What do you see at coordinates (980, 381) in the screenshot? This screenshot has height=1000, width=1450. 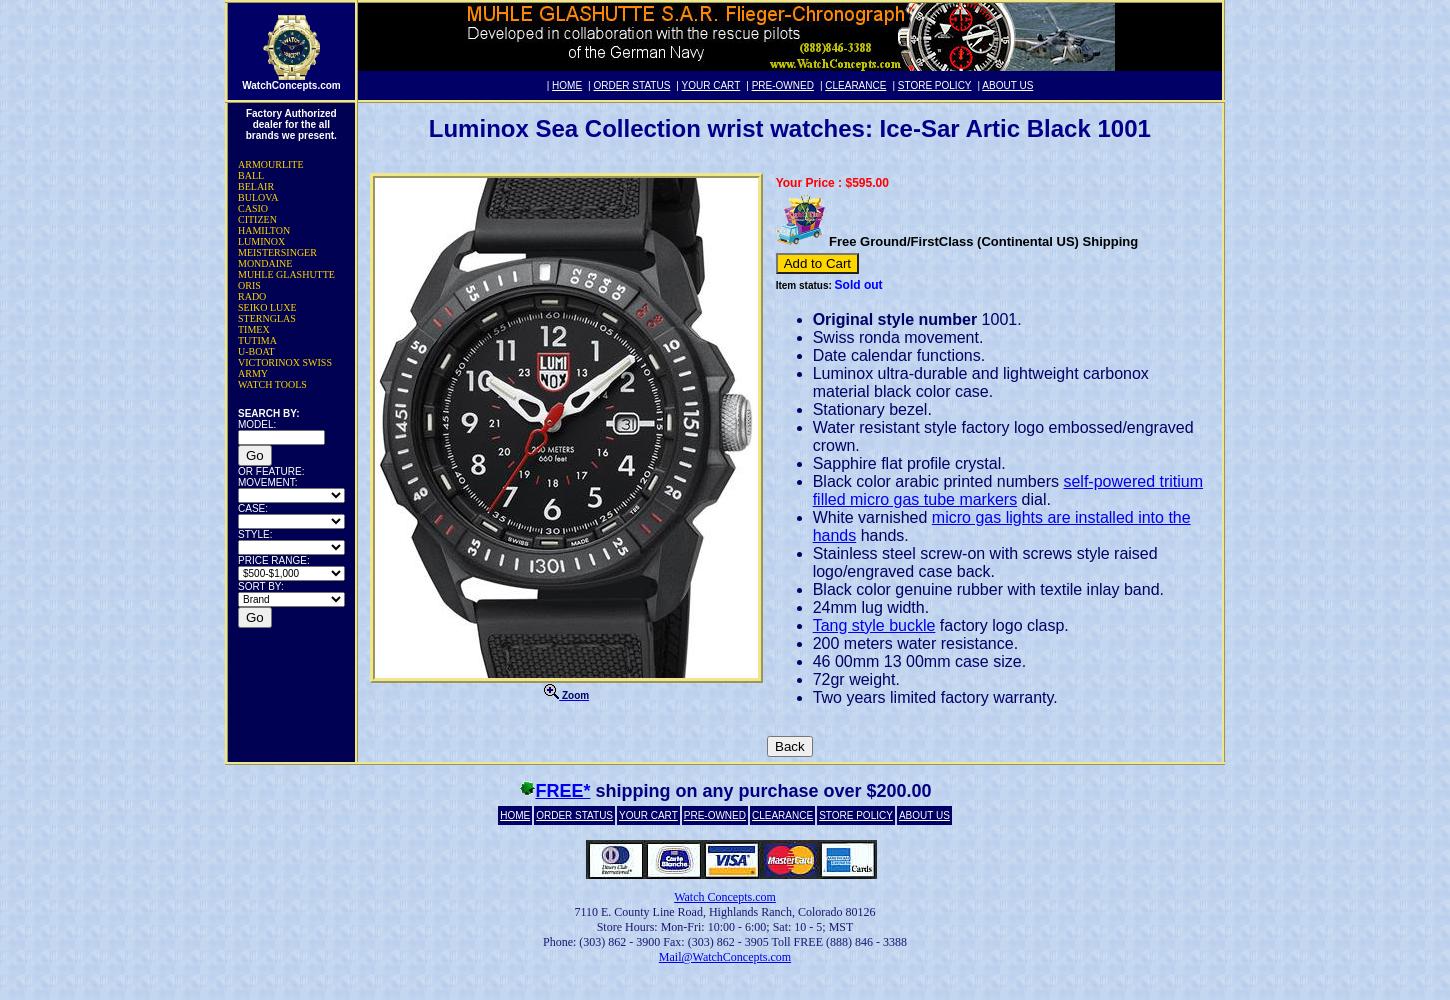 I see `'Luminox ultra-durable and lightweight carbonox material  black color 
 
case.'` at bounding box center [980, 381].